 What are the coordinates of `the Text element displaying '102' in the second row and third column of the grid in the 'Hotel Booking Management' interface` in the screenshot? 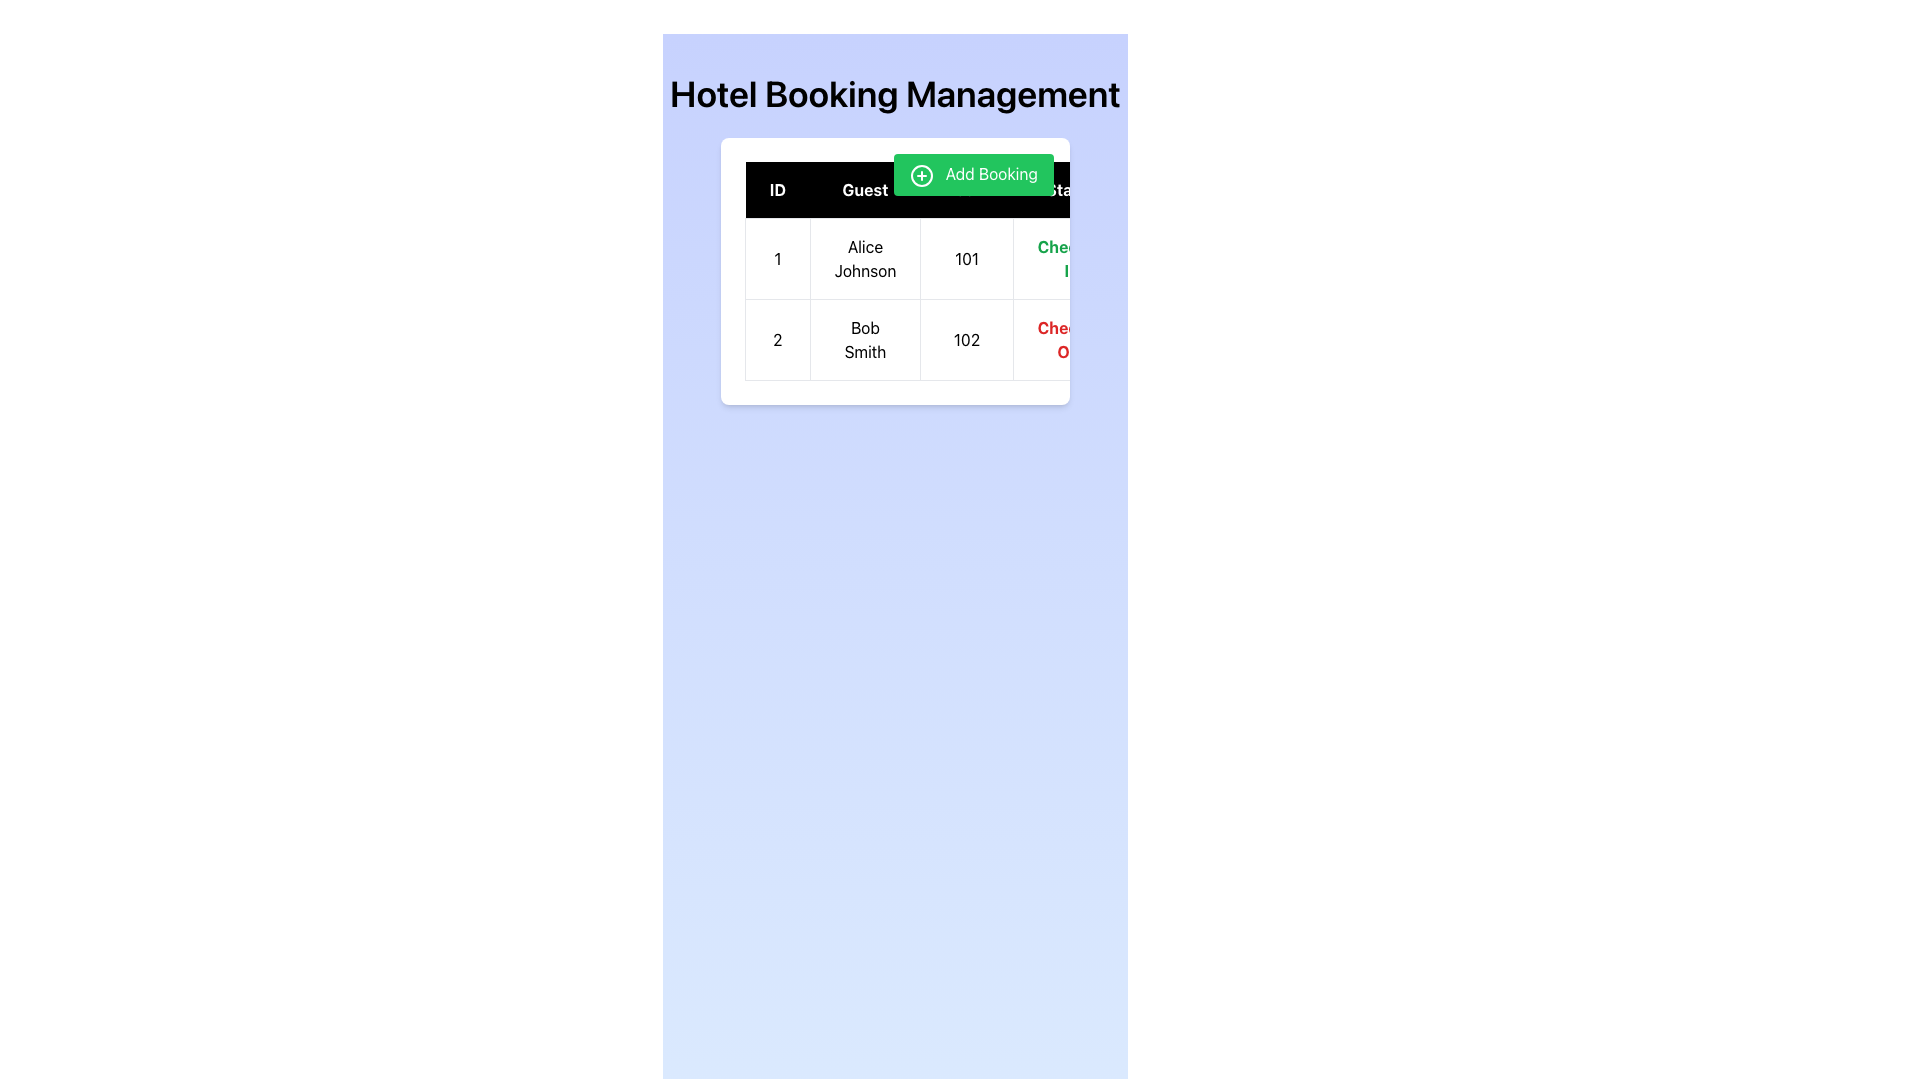 It's located at (967, 338).